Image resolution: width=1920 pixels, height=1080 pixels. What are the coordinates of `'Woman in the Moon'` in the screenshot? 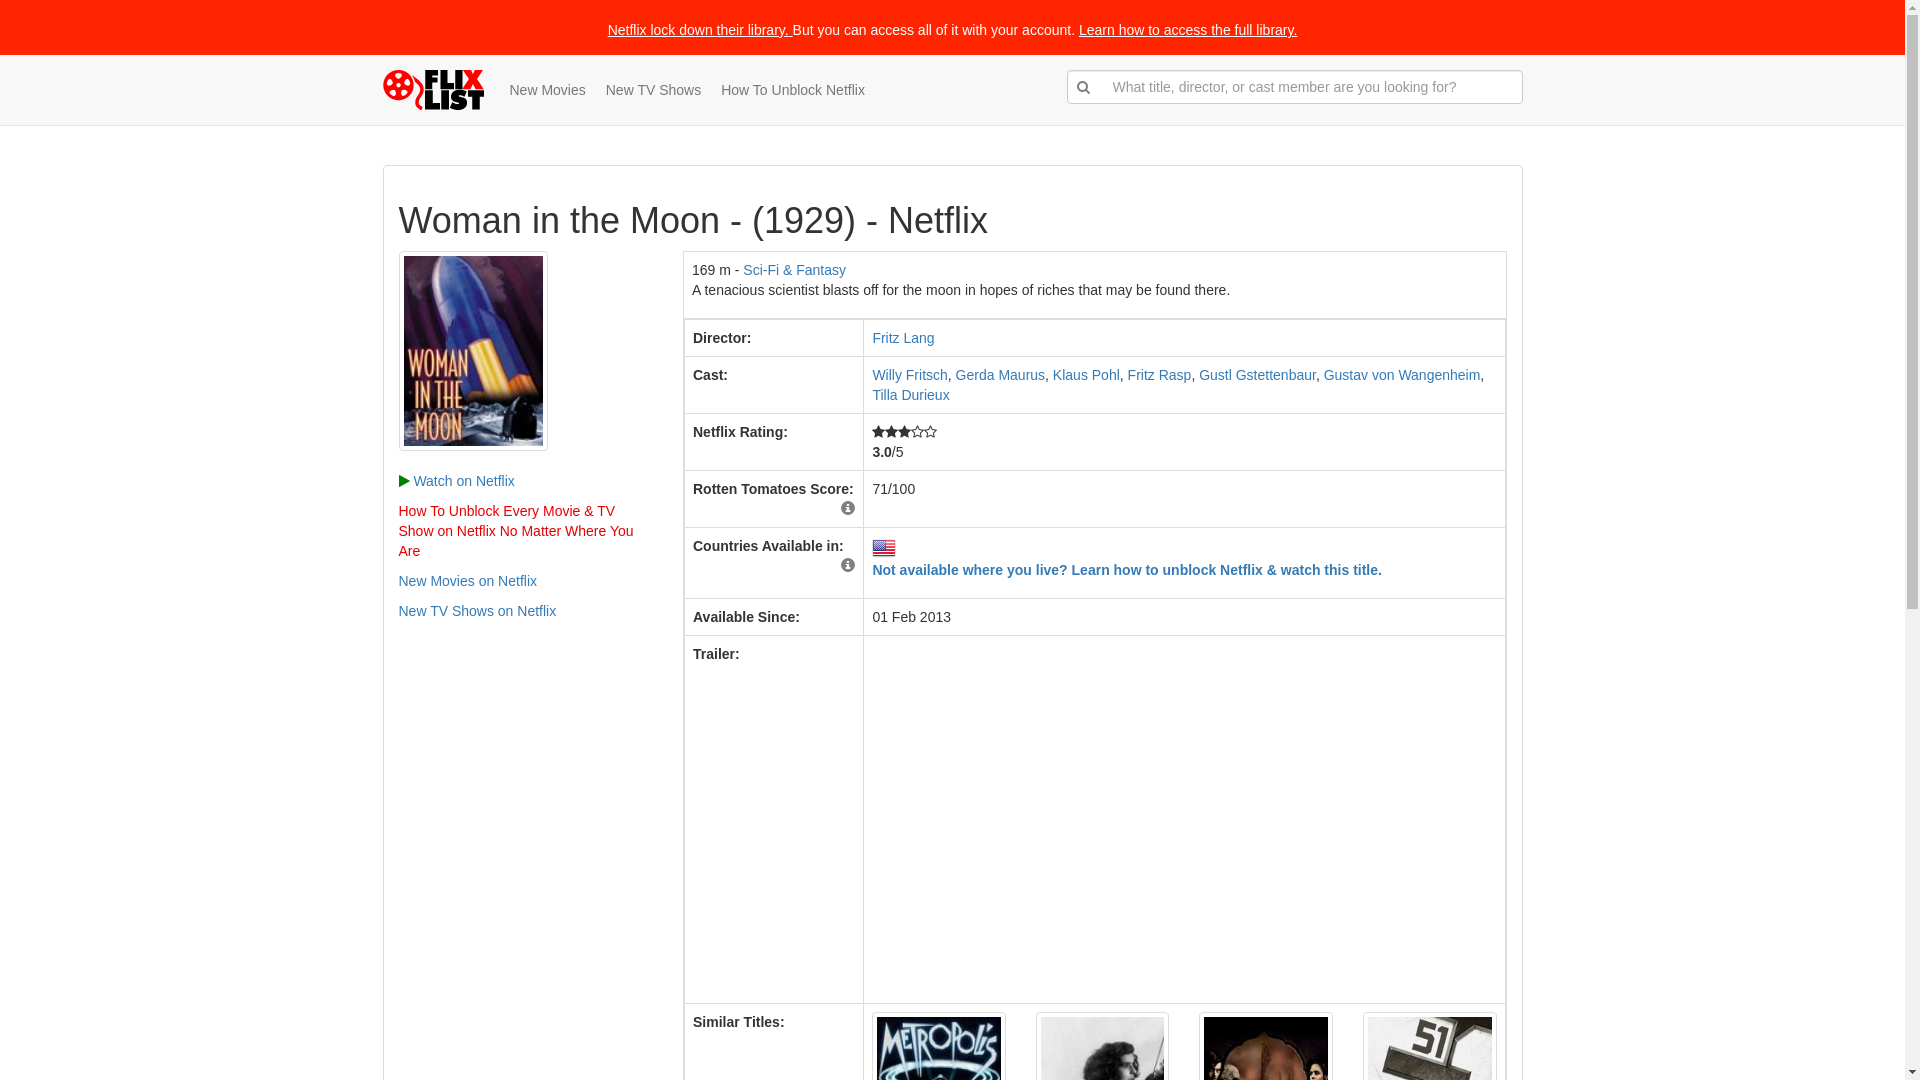 It's located at (471, 350).